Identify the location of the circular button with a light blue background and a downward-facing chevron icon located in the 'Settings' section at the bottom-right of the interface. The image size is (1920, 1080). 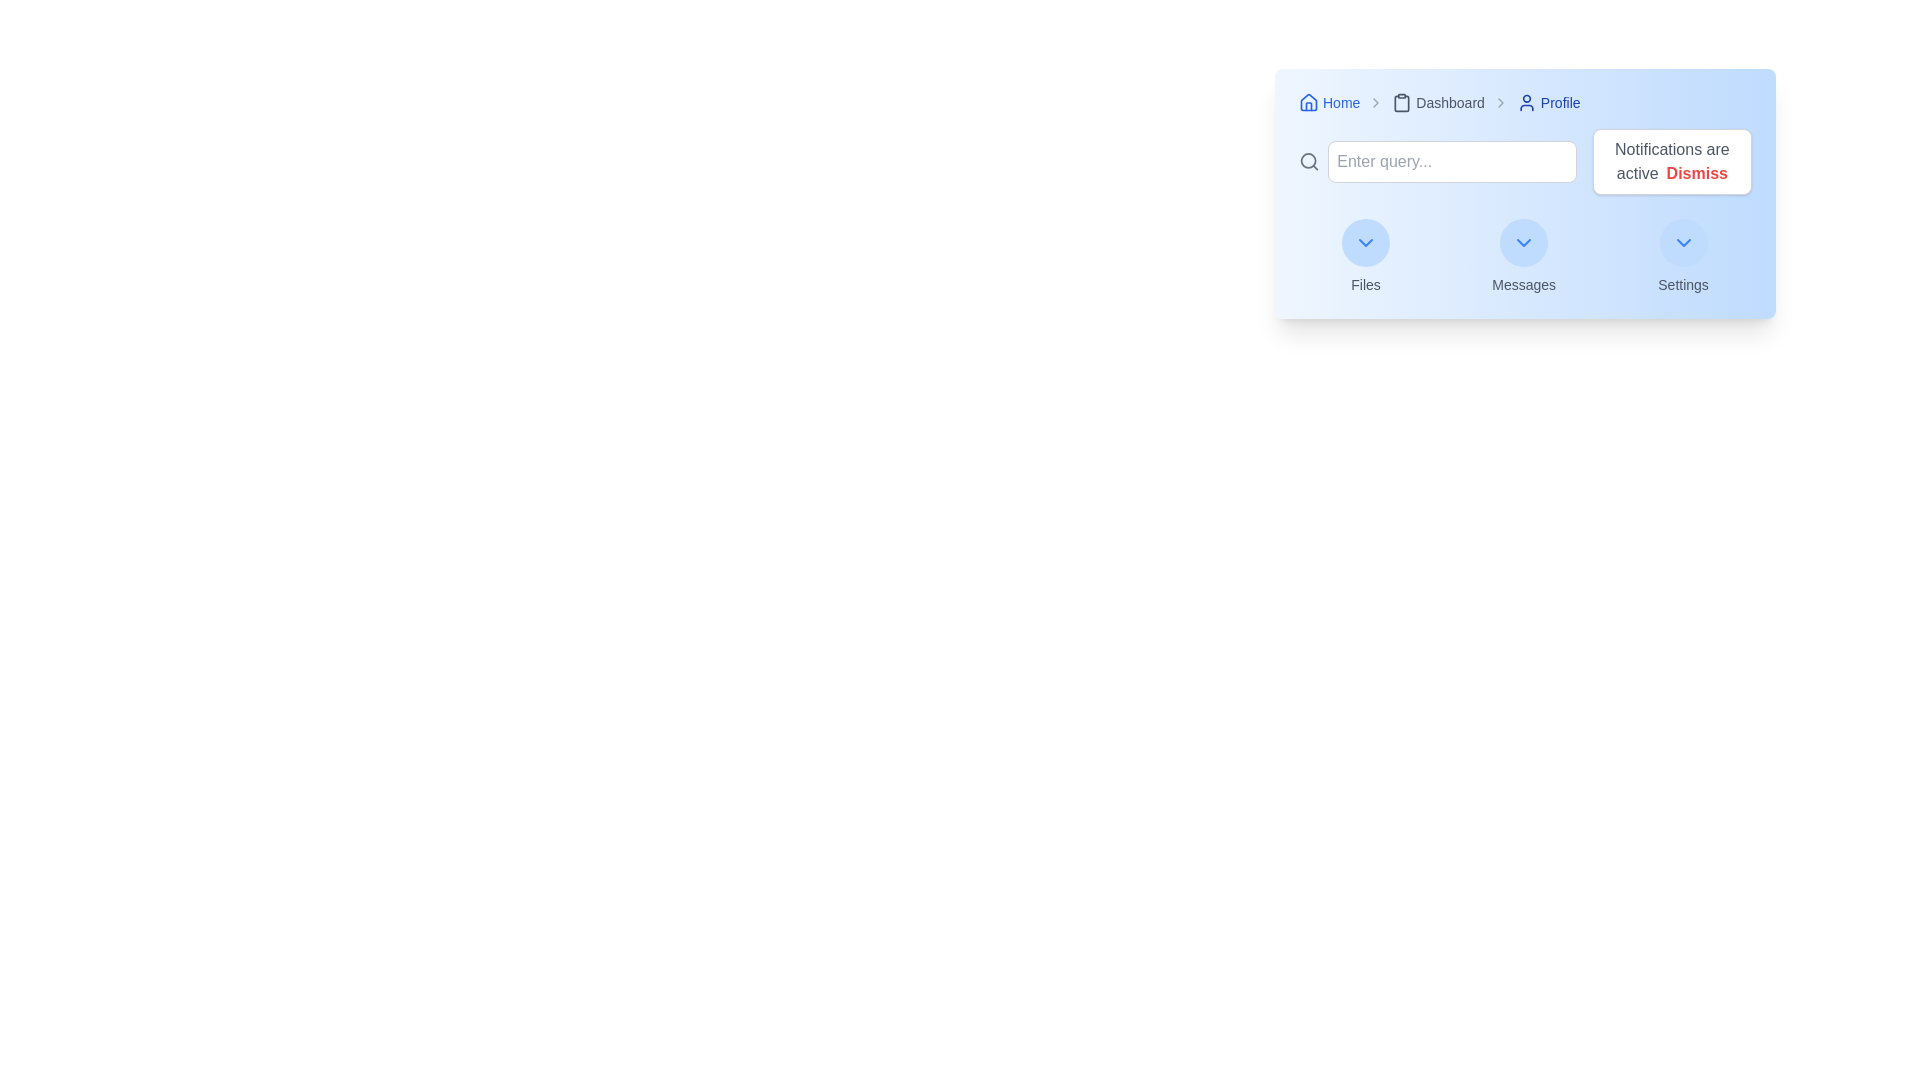
(1682, 242).